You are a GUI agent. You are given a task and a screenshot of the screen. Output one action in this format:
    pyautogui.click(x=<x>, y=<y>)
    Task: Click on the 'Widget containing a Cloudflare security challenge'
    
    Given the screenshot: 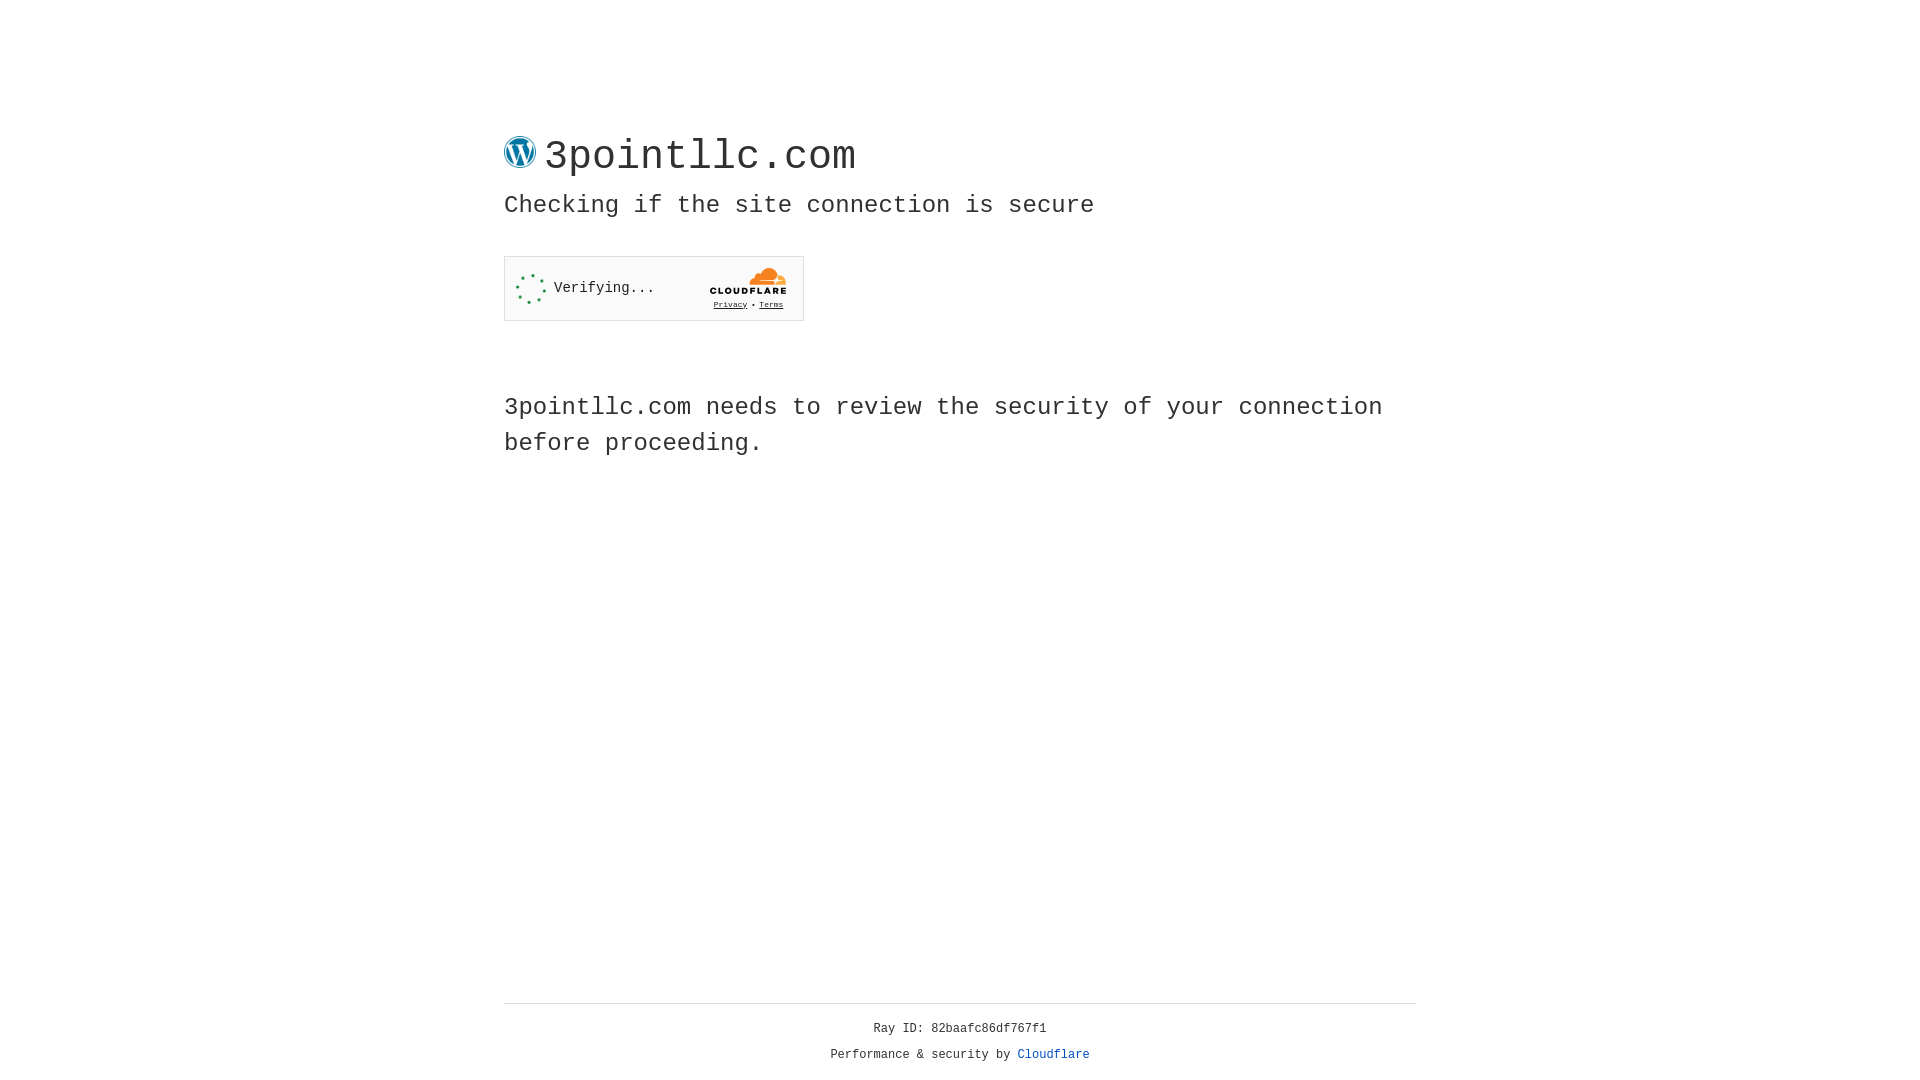 What is the action you would take?
    pyautogui.click(x=653, y=288)
    